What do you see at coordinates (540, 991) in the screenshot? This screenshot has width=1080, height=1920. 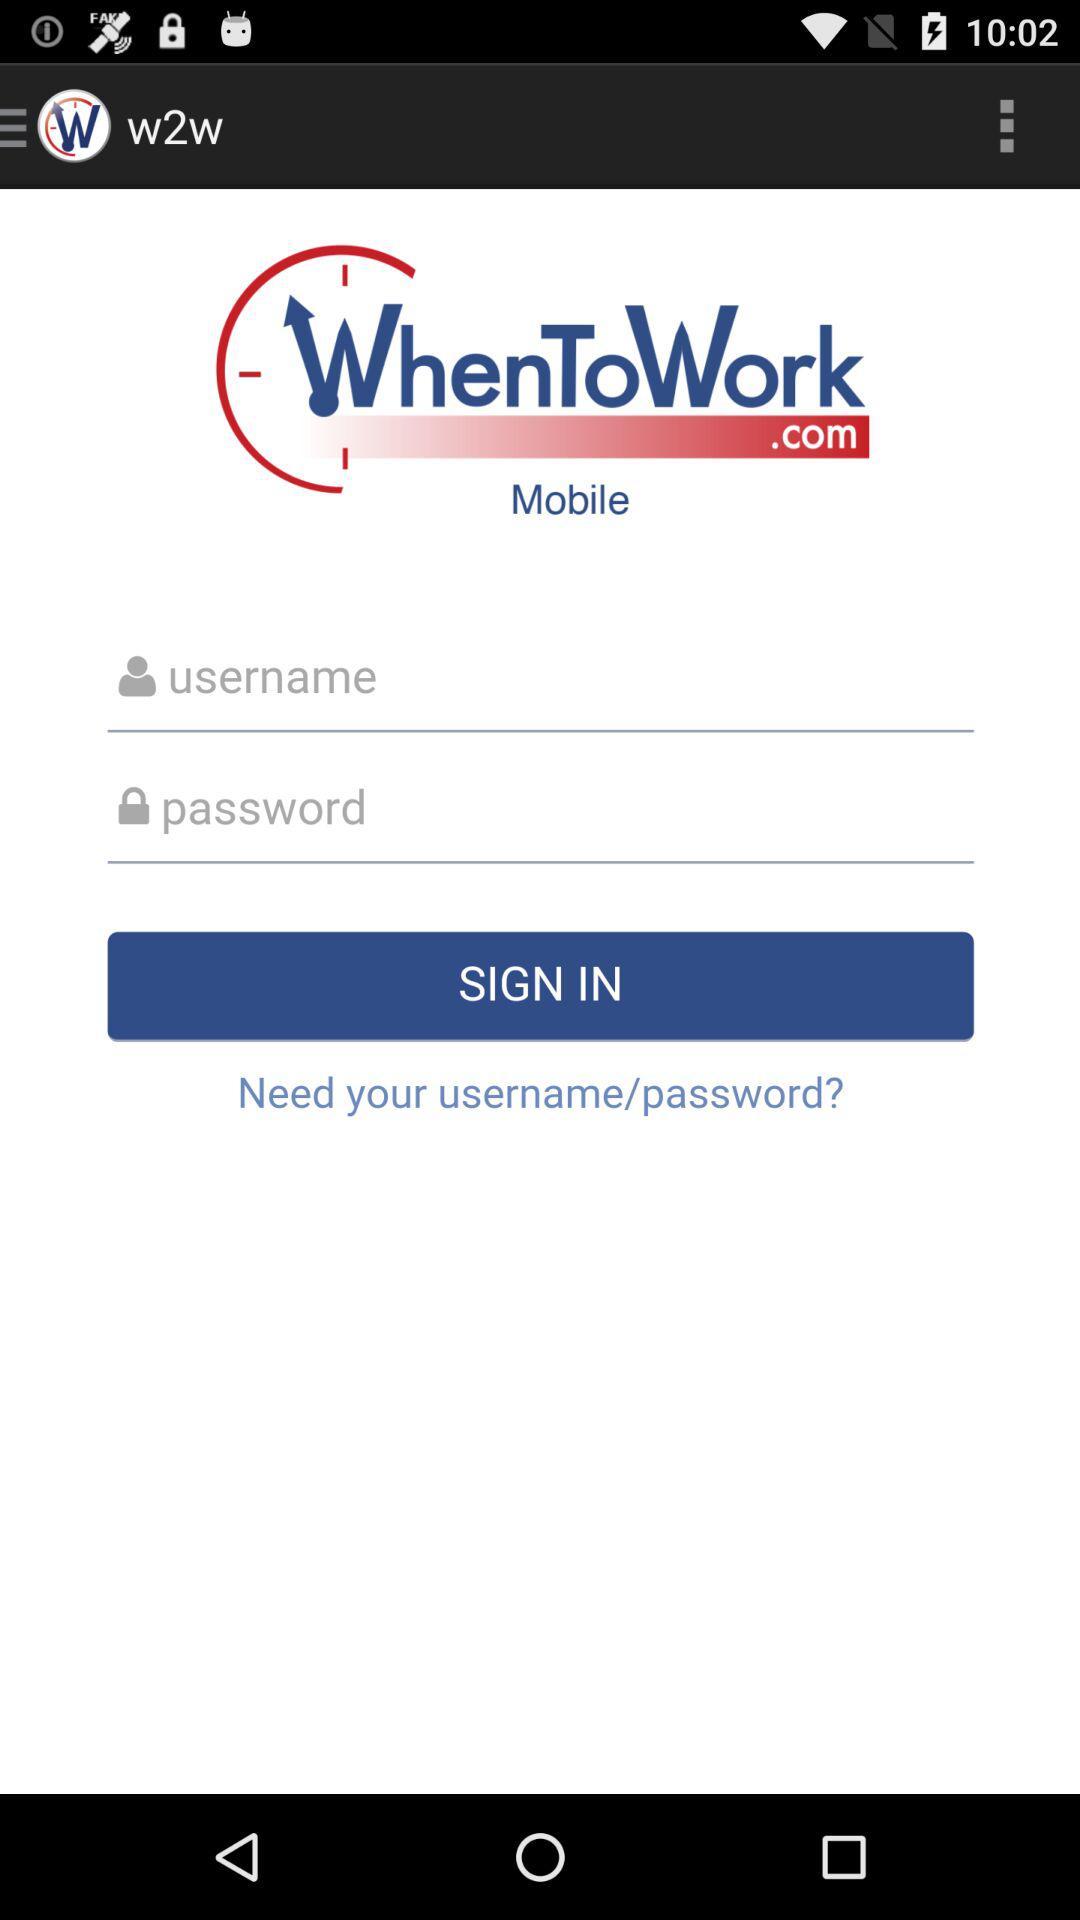 I see `login` at bounding box center [540, 991].